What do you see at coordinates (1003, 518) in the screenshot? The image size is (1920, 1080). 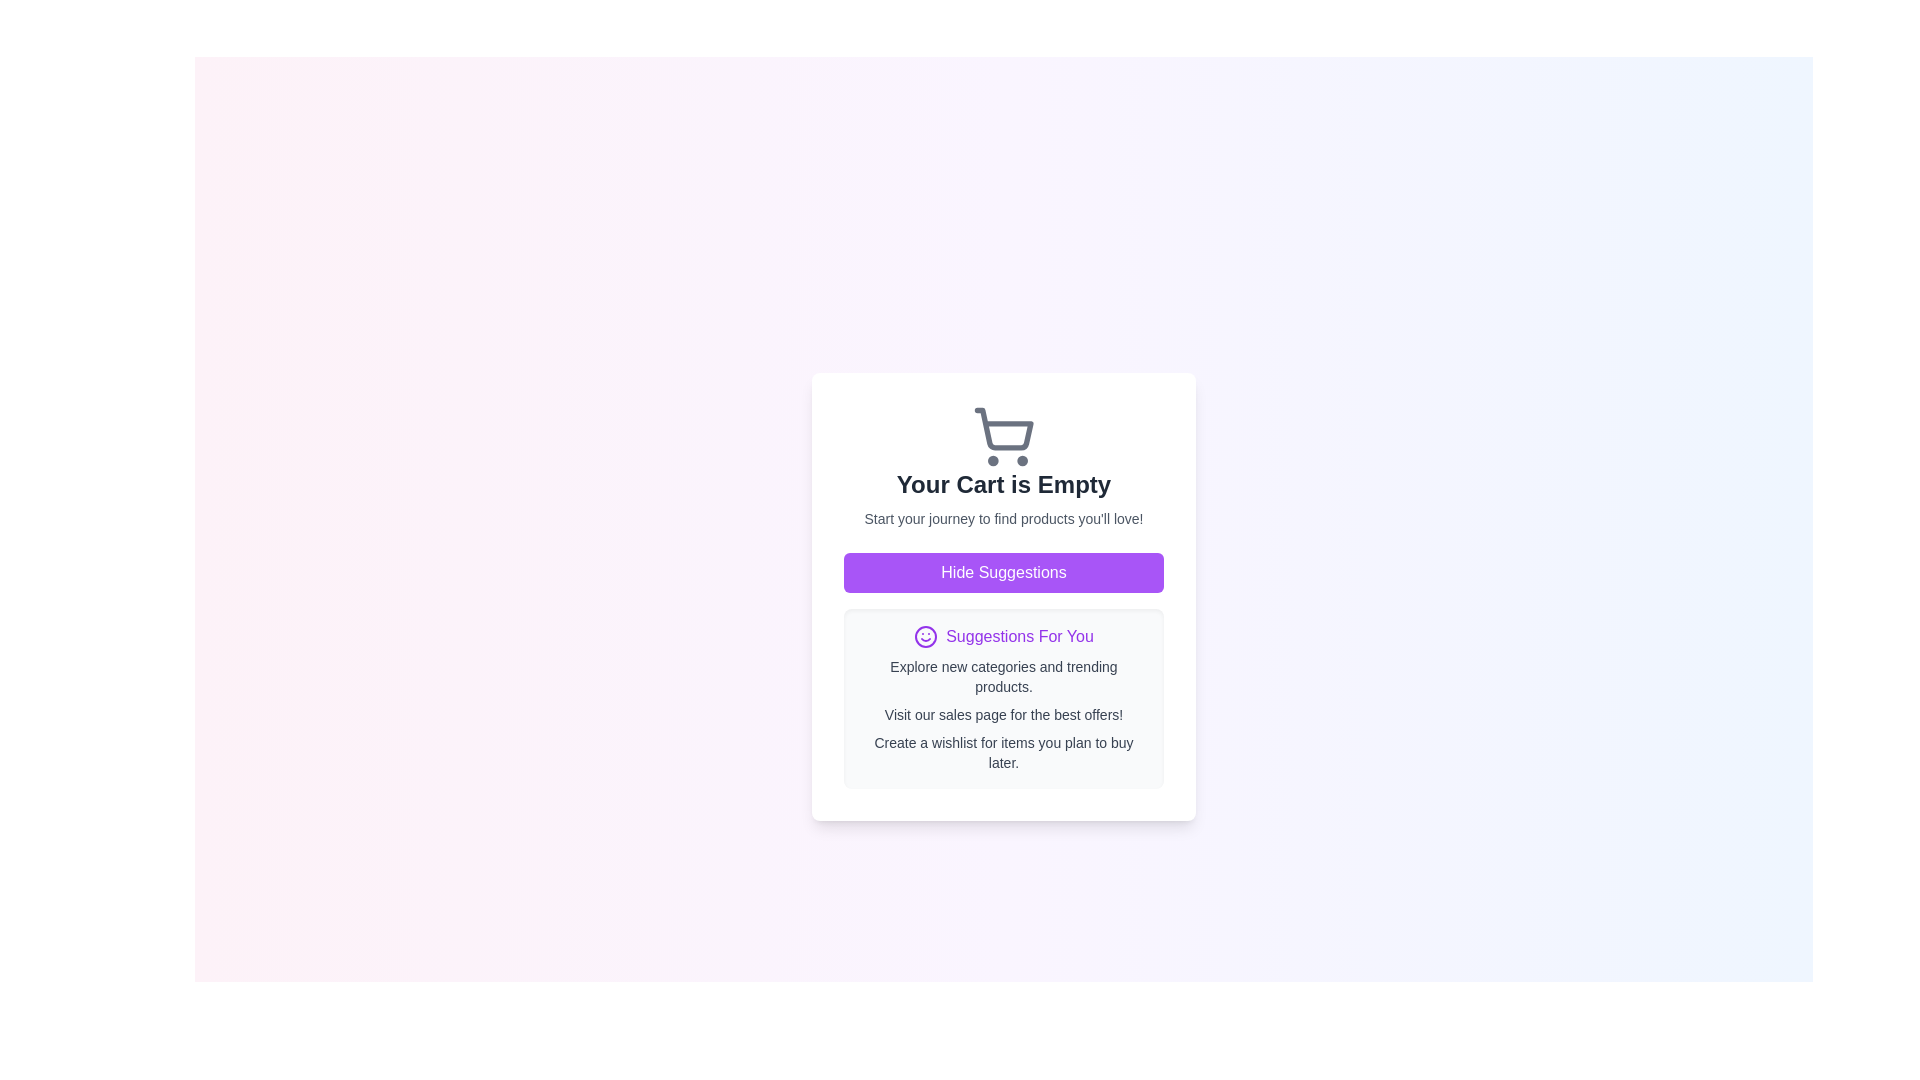 I see `text element displaying 'Start your journey to find products you'll love!' which is located below the heading 'Your Cart is Empty' and above the purple button labeled 'Hide Suggestions'` at bounding box center [1003, 518].